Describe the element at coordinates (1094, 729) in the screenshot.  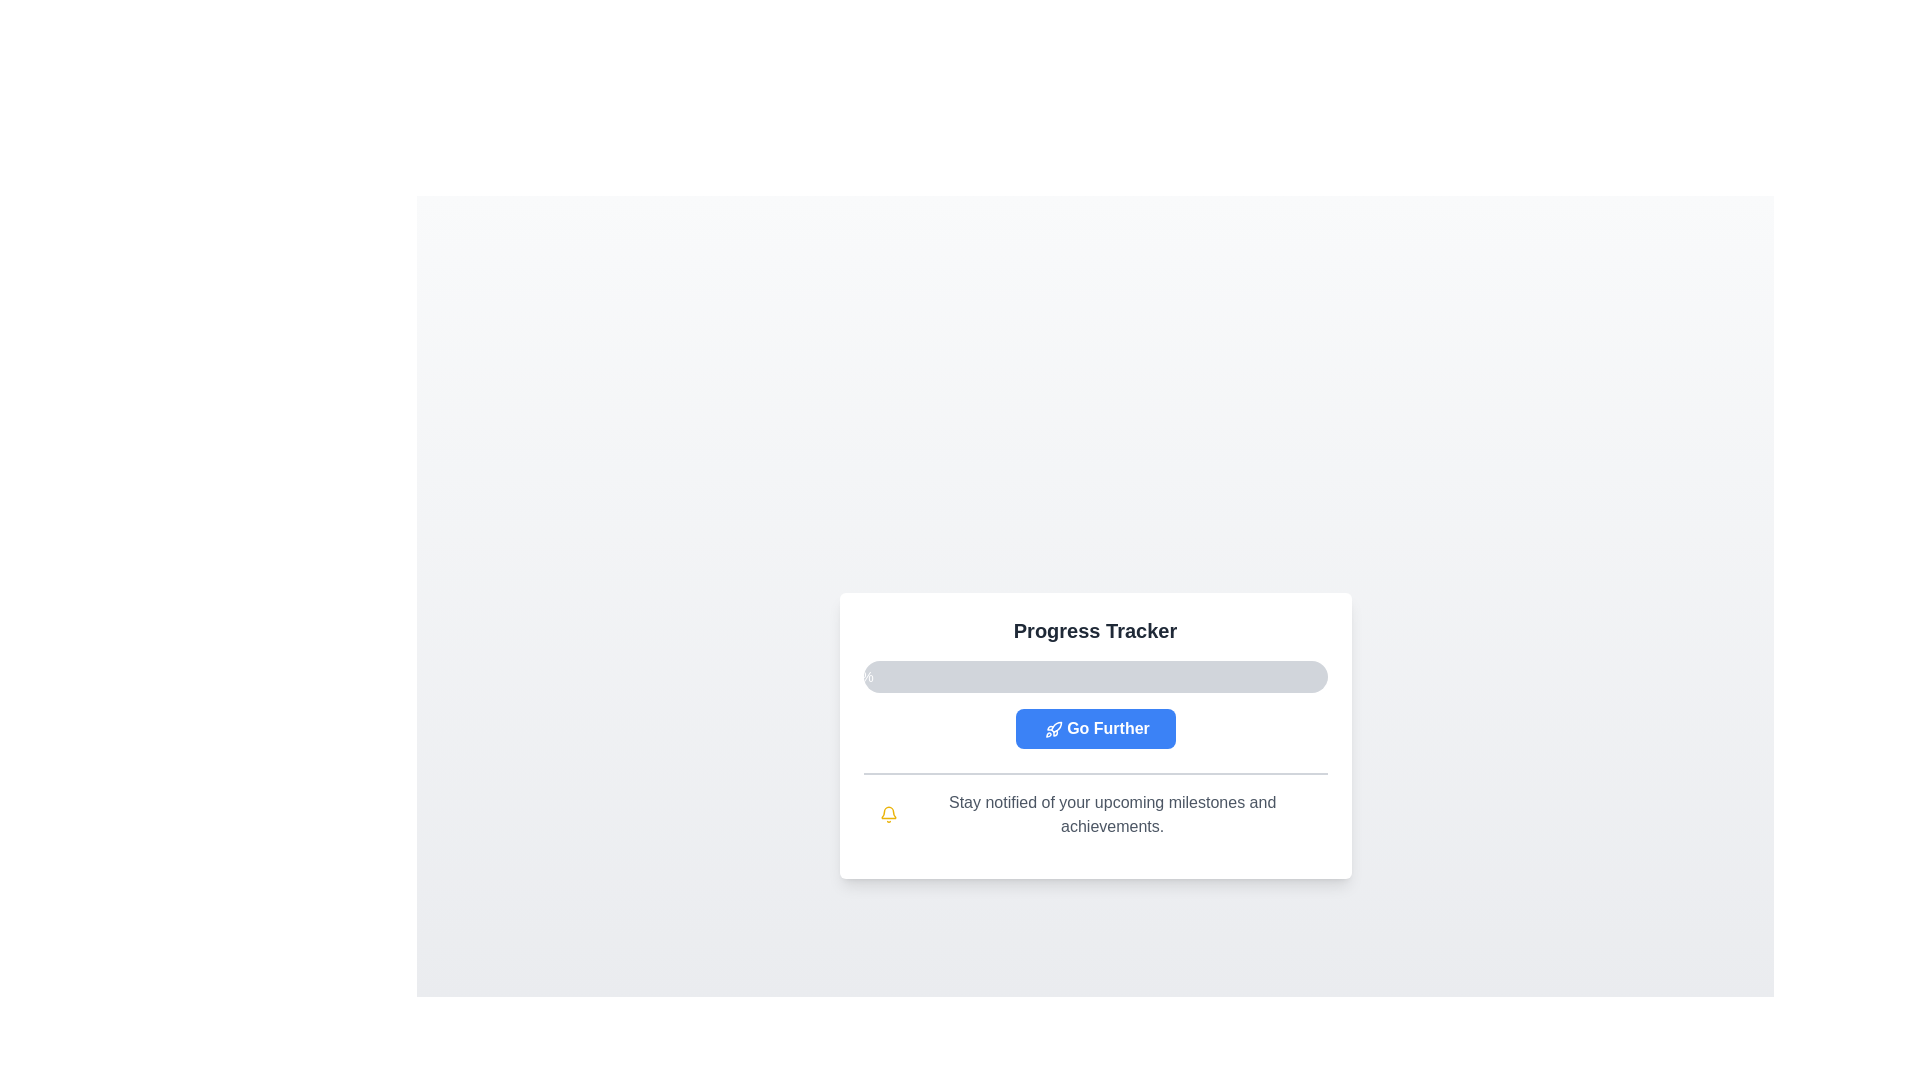
I see `the 'Go Further' button, which is a blue rectangular button with white text and a rocket icon` at that location.